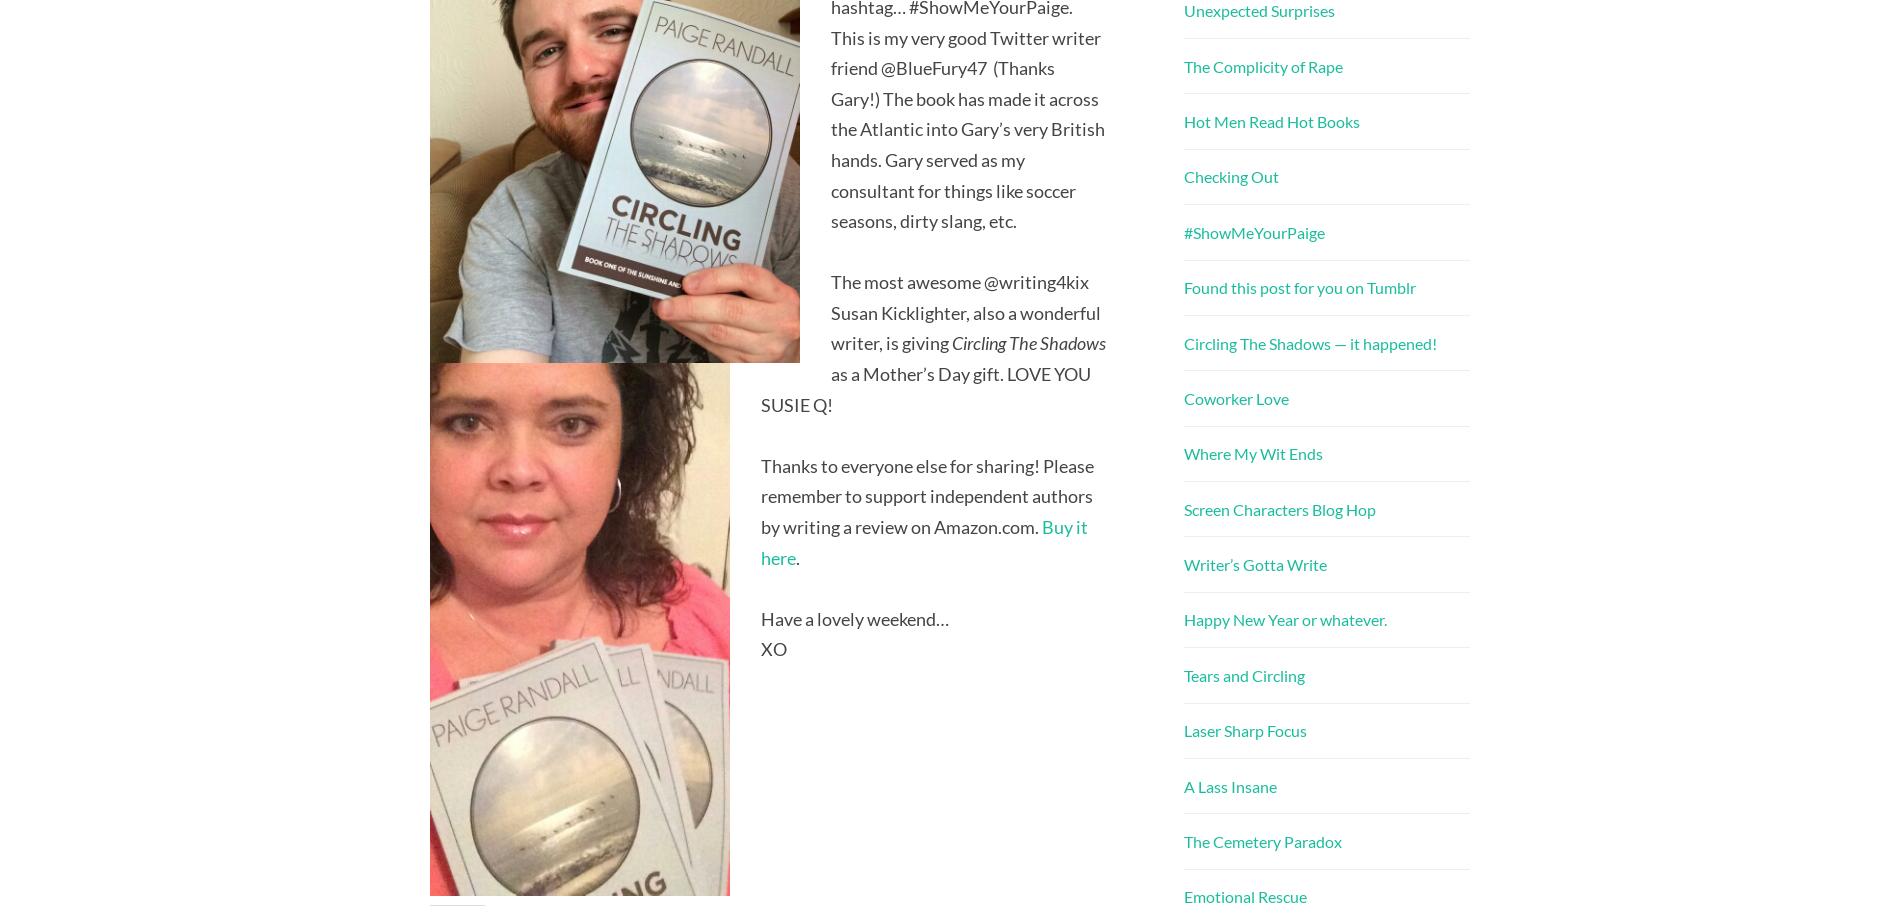 The width and height of the screenshot is (1900, 914). I want to click on 'Tears and Circling', so click(1243, 674).